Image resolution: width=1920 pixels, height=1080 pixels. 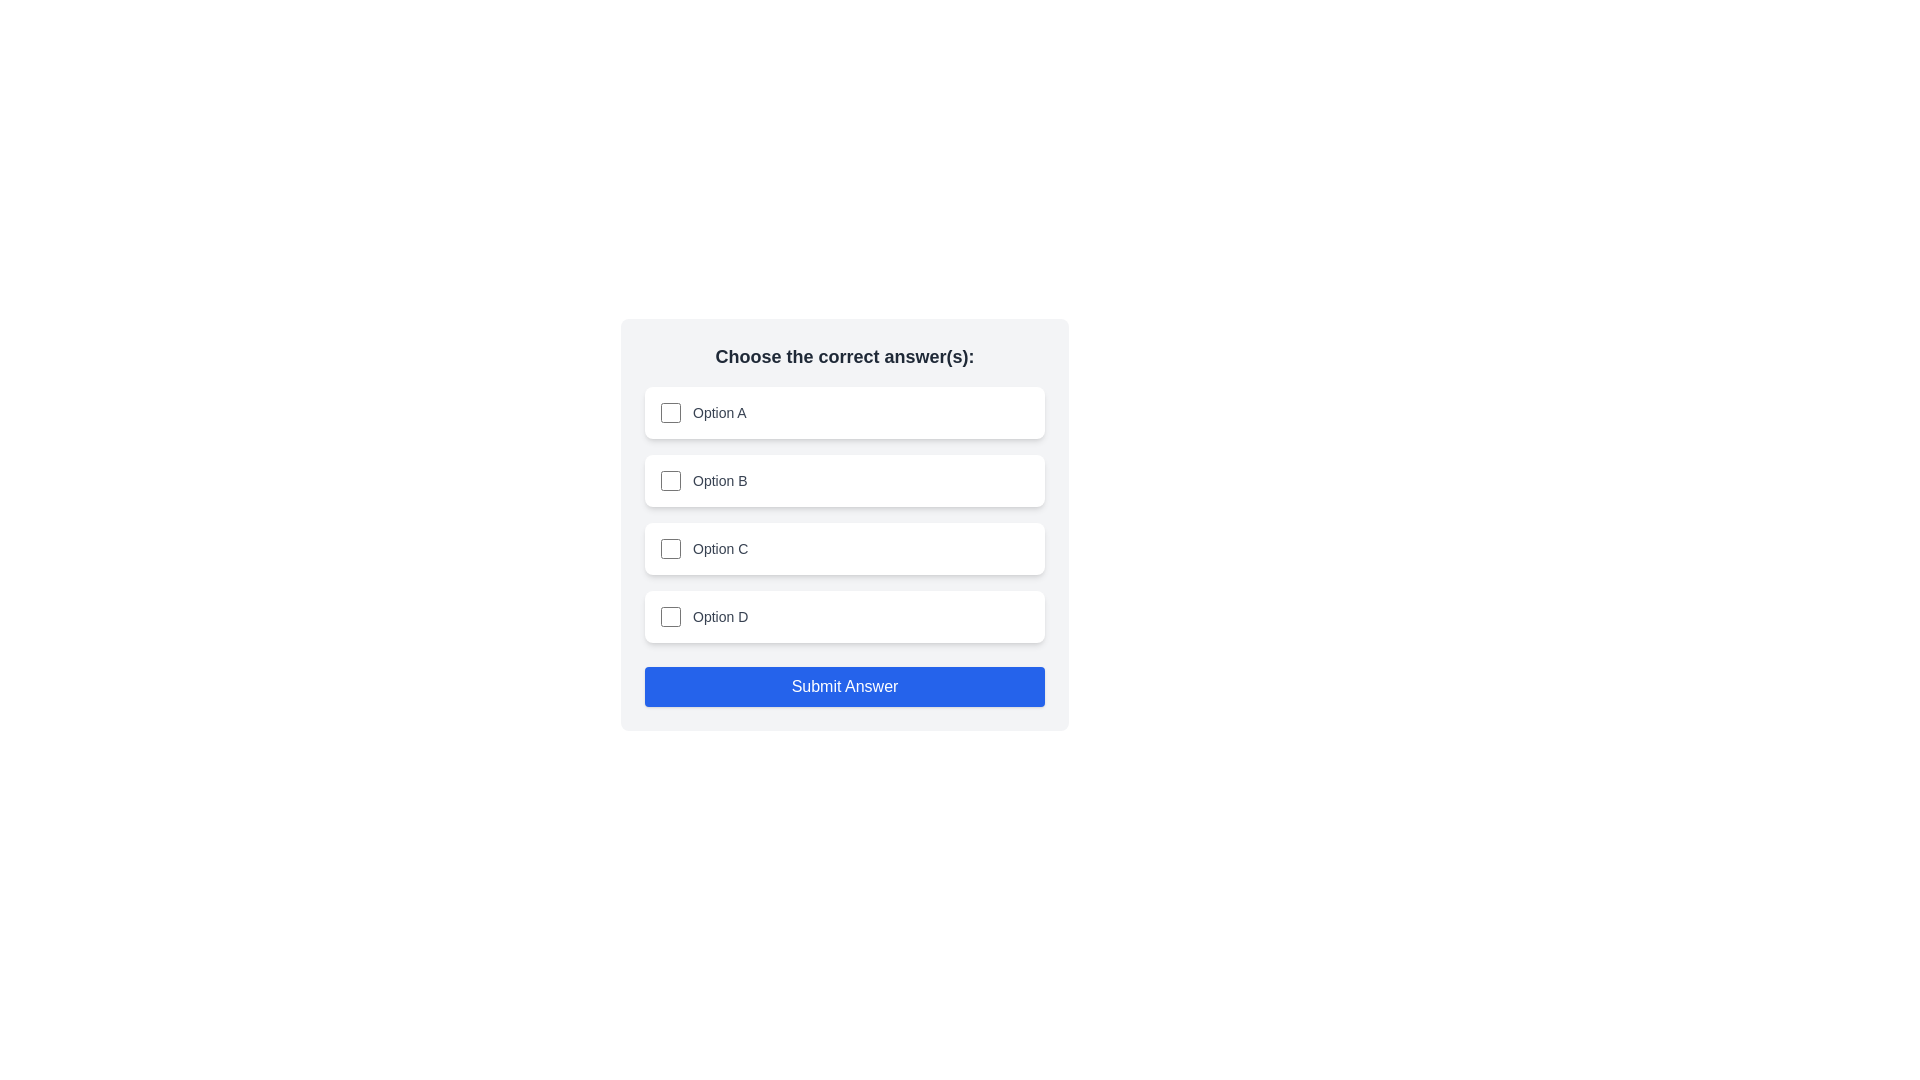 What do you see at coordinates (844, 685) in the screenshot?
I see `the 'Submit Answer' button to submit the selected answers` at bounding box center [844, 685].